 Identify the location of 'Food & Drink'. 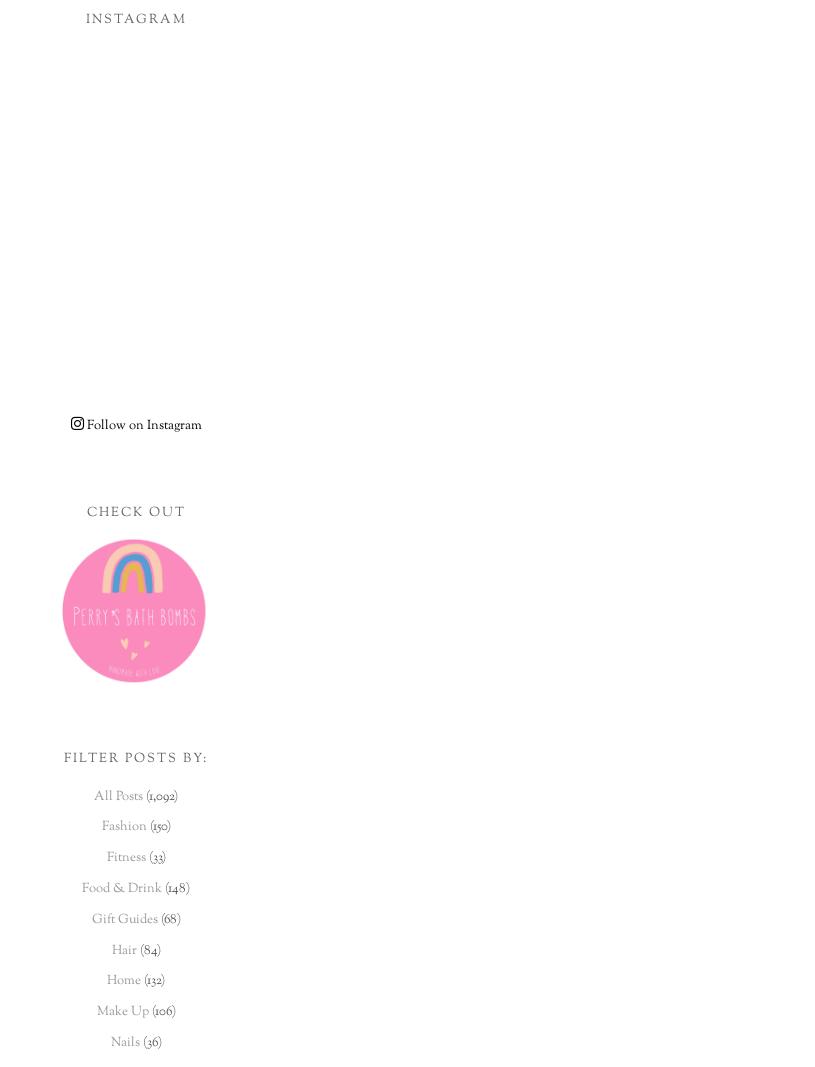
(121, 888).